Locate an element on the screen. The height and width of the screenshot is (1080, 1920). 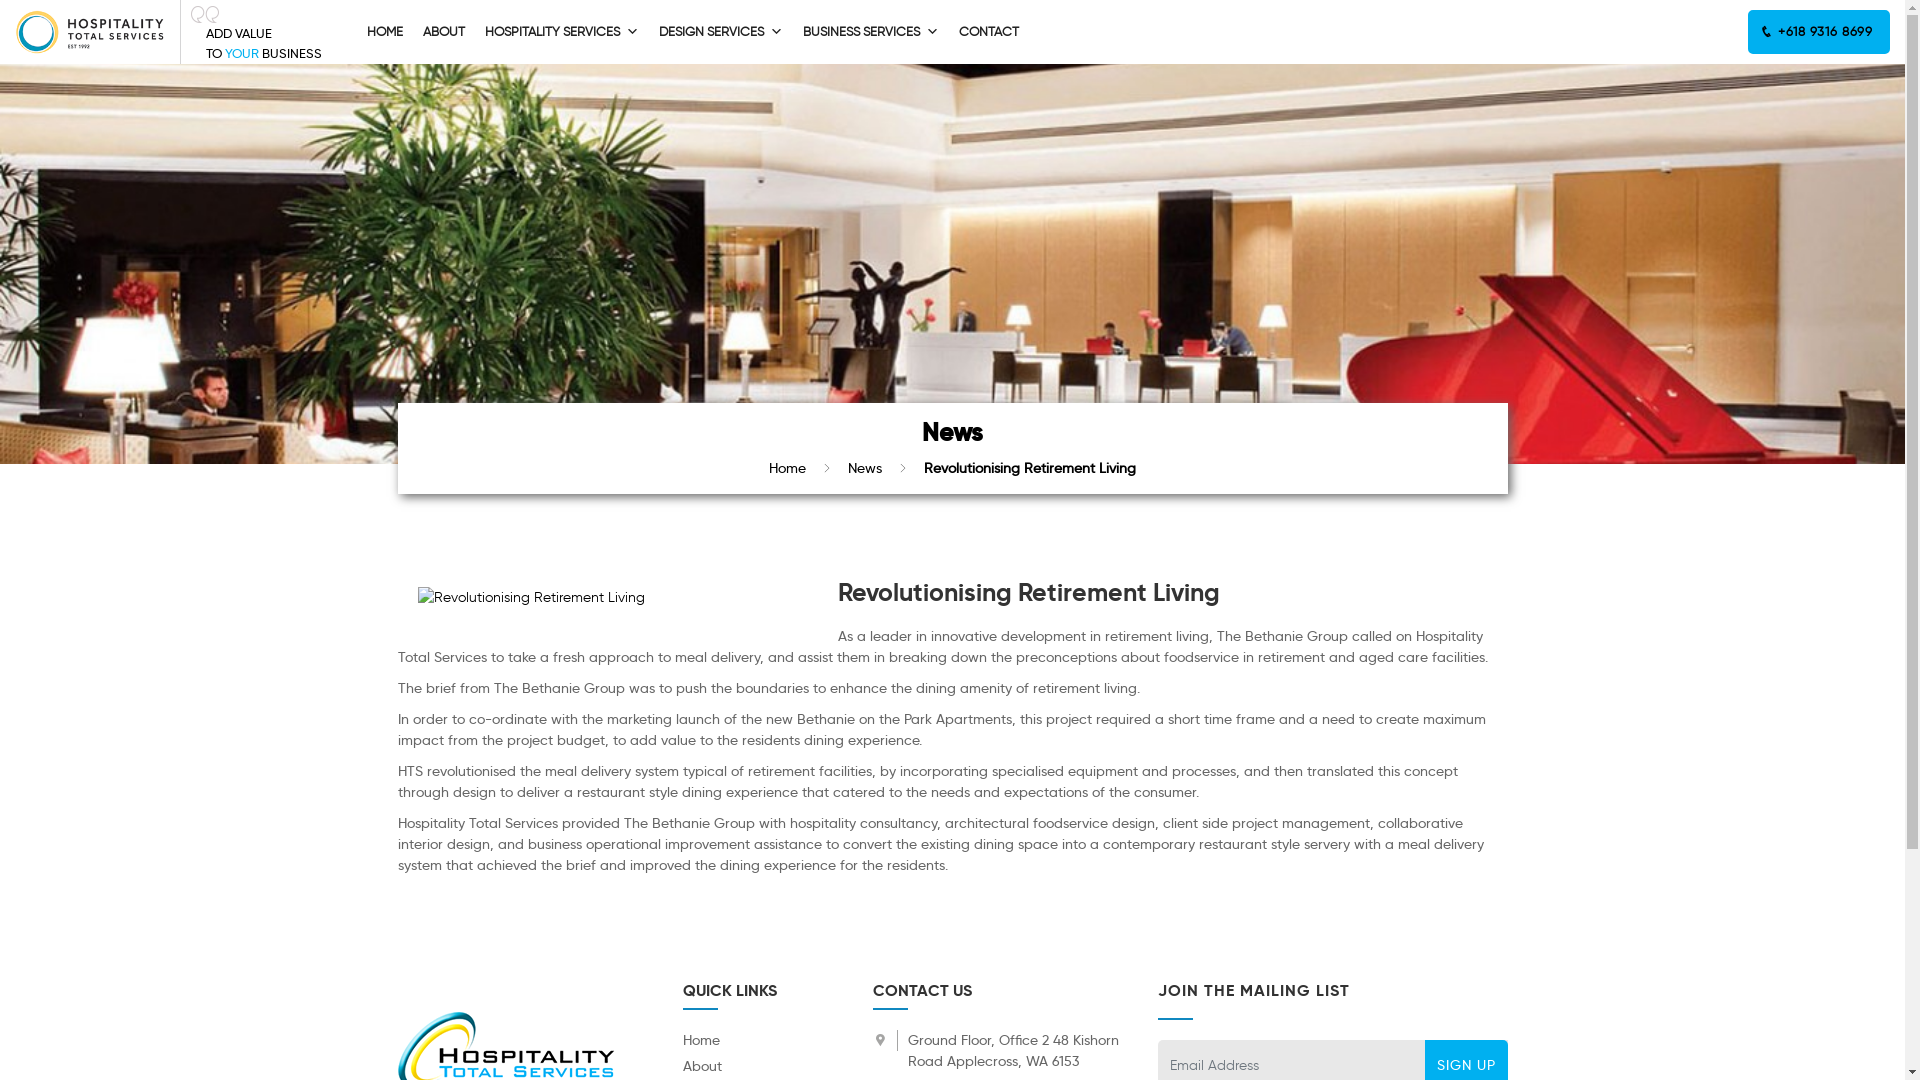
'BUSINESS SERVICES' is located at coordinates (870, 31).